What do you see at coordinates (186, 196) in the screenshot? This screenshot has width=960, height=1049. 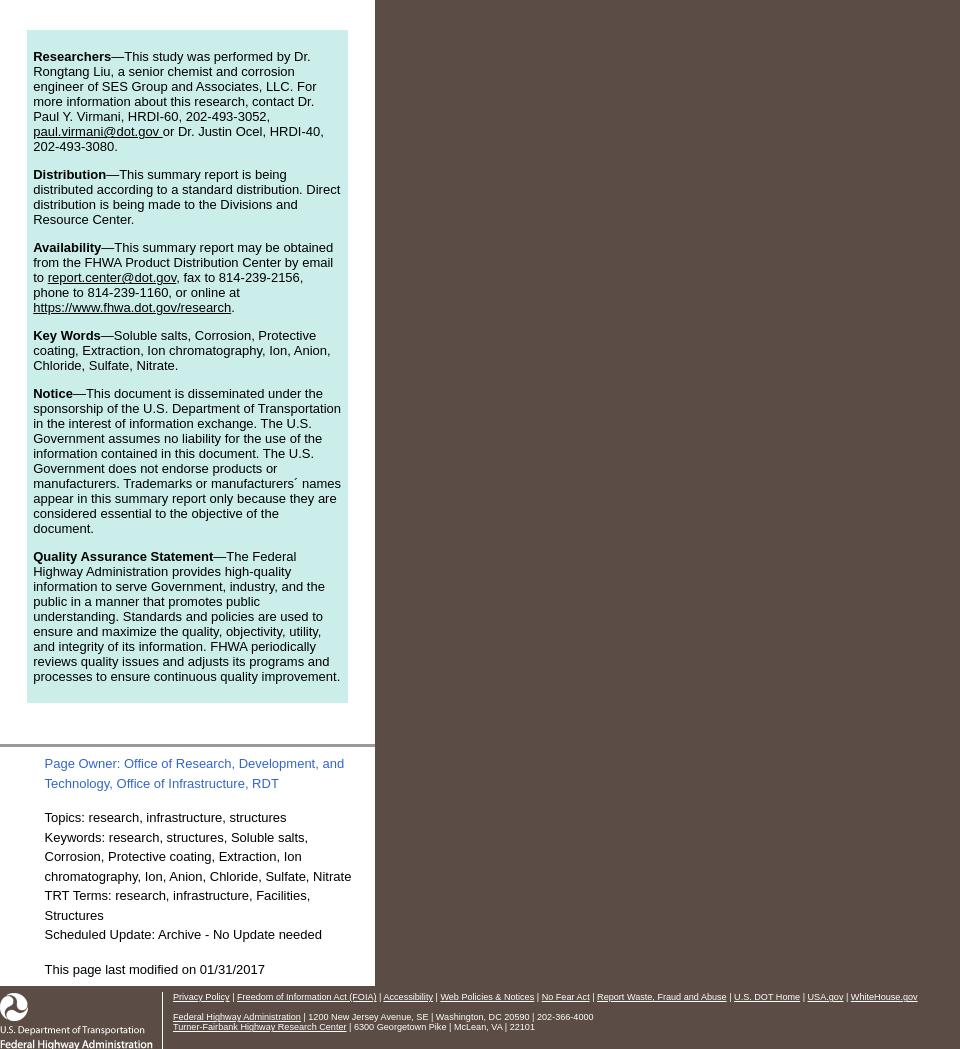 I see `'—This summary report is being distributed according to a standard distribution. Direct distribution is being made to the Divisions and Resource Center.'` at bounding box center [186, 196].